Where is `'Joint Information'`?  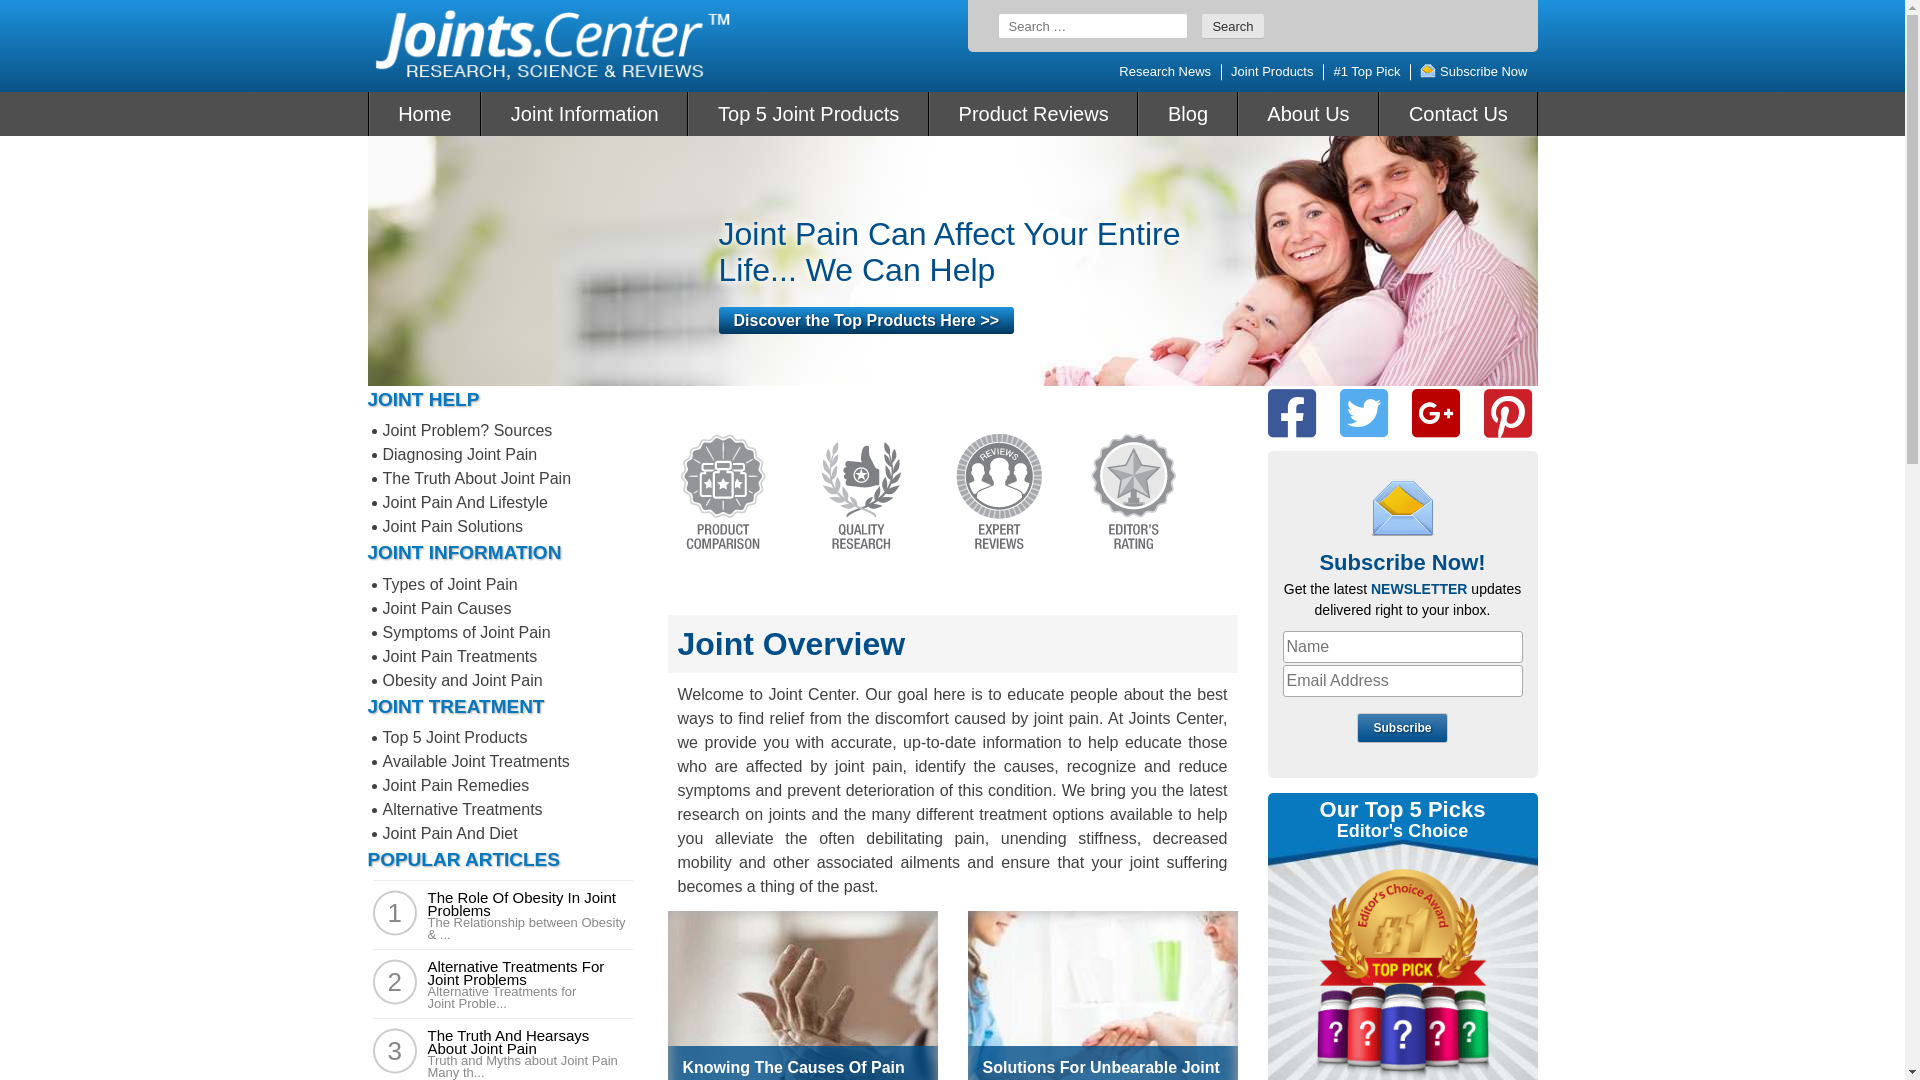 'Joint Information' is located at coordinates (583, 114).